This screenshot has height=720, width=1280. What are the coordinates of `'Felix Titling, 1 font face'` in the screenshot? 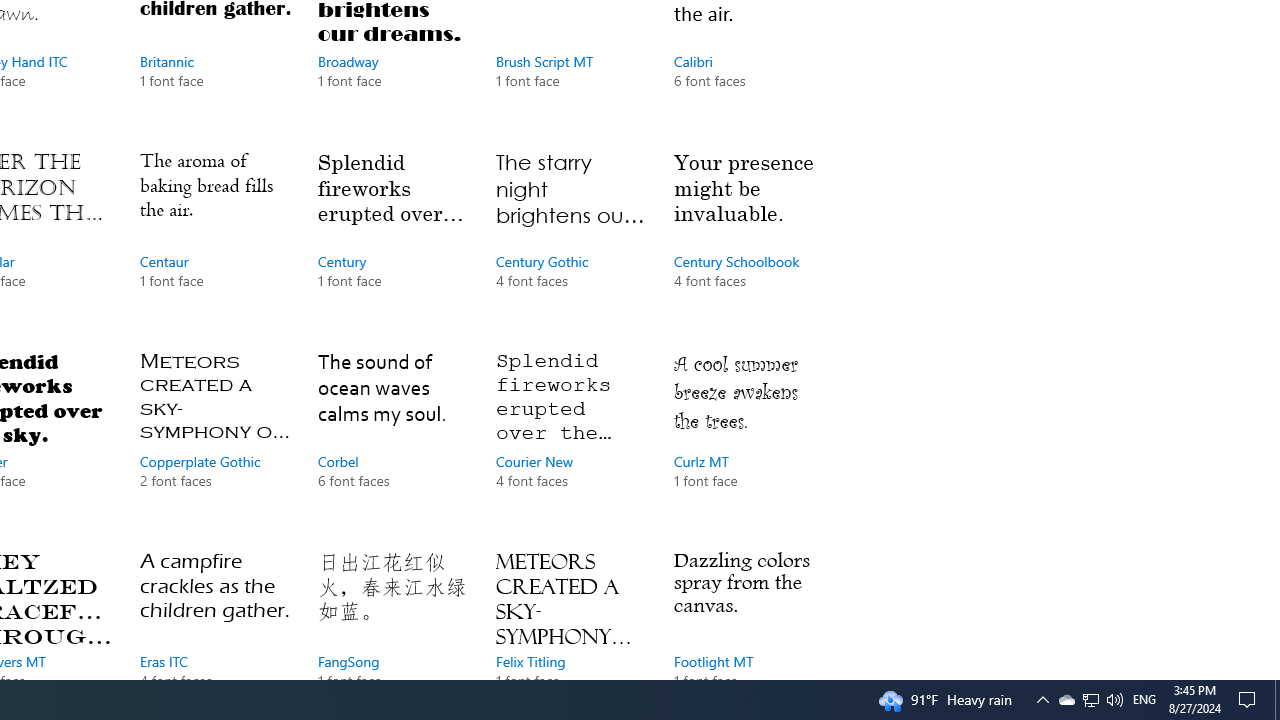 It's located at (569, 608).